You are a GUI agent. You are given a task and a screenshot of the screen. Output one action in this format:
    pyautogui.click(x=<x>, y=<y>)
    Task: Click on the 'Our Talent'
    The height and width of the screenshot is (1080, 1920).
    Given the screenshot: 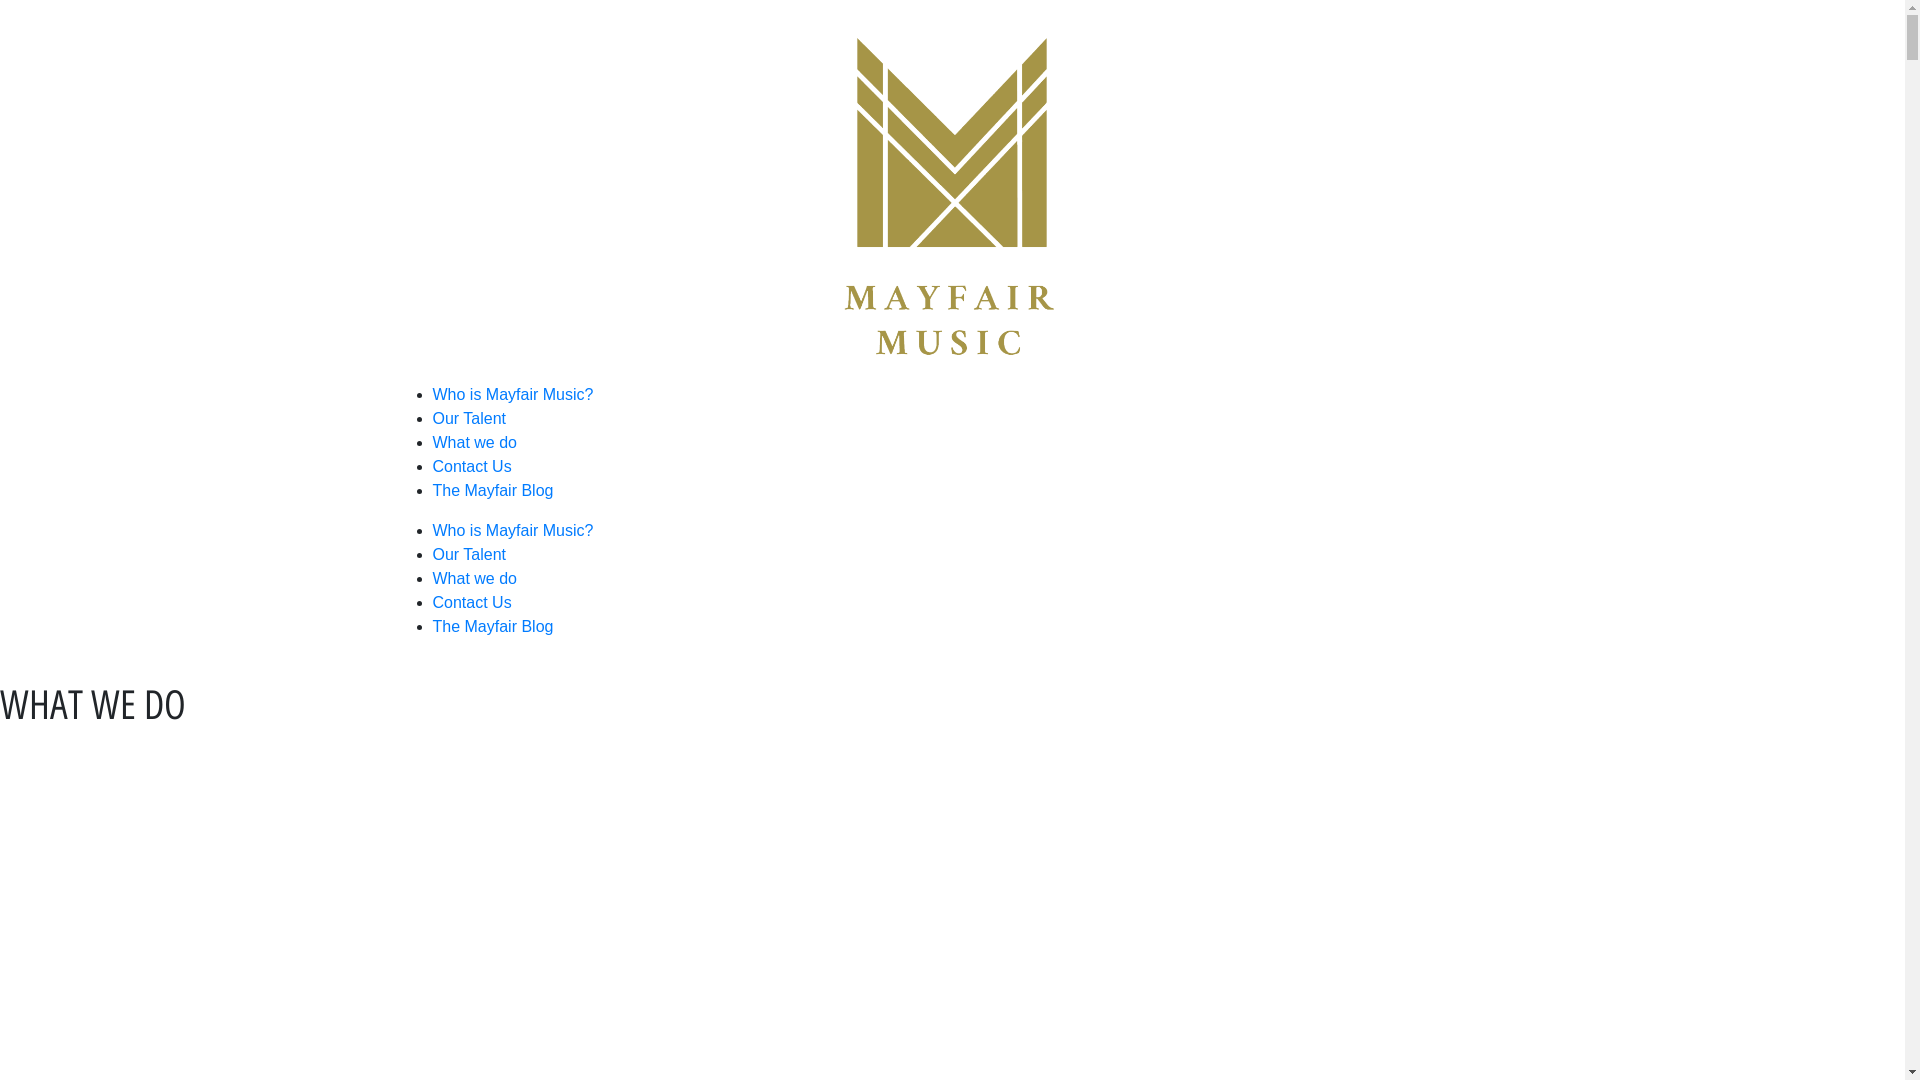 What is the action you would take?
    pyautogui.click(x=468, y=417)
    